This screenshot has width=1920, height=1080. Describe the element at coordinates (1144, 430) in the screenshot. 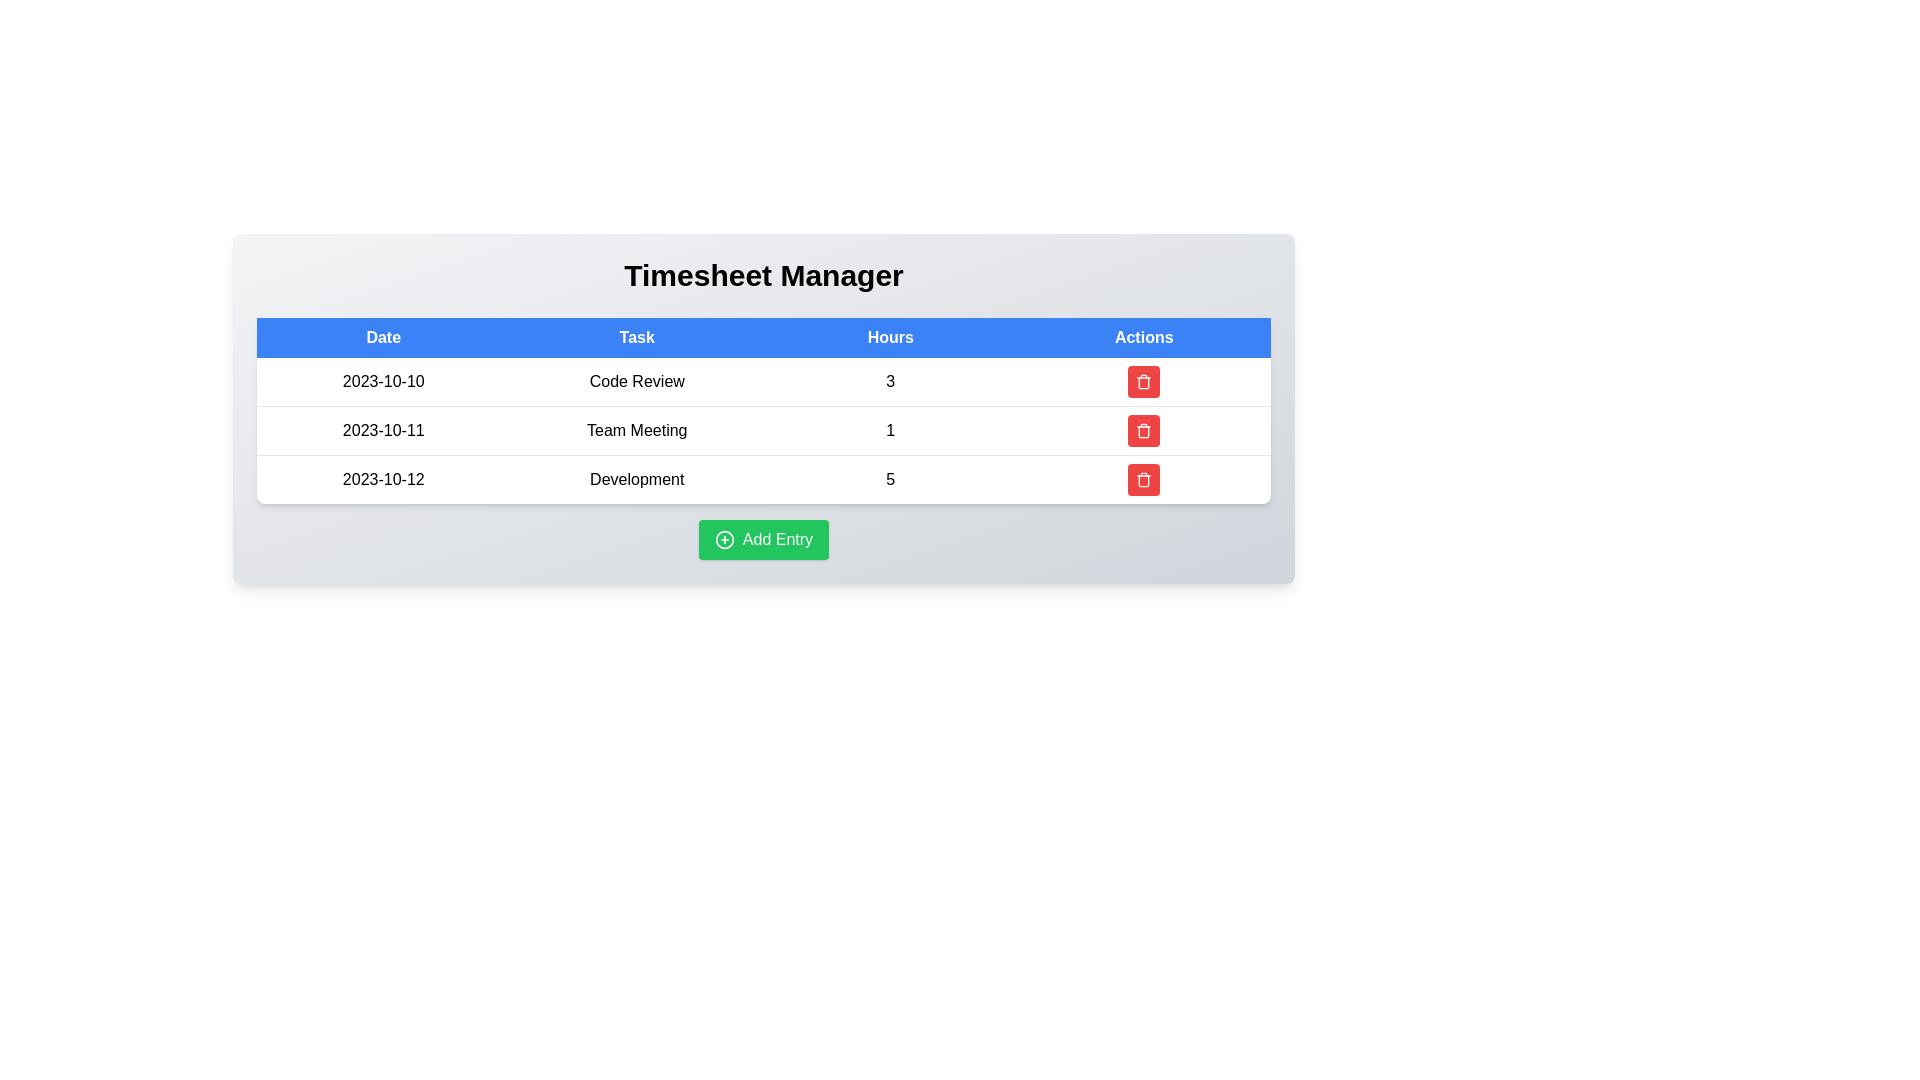

I see `the delete icon button in the 'Actions' column corresponding to the entry dated '2023-10-10'` at that location.